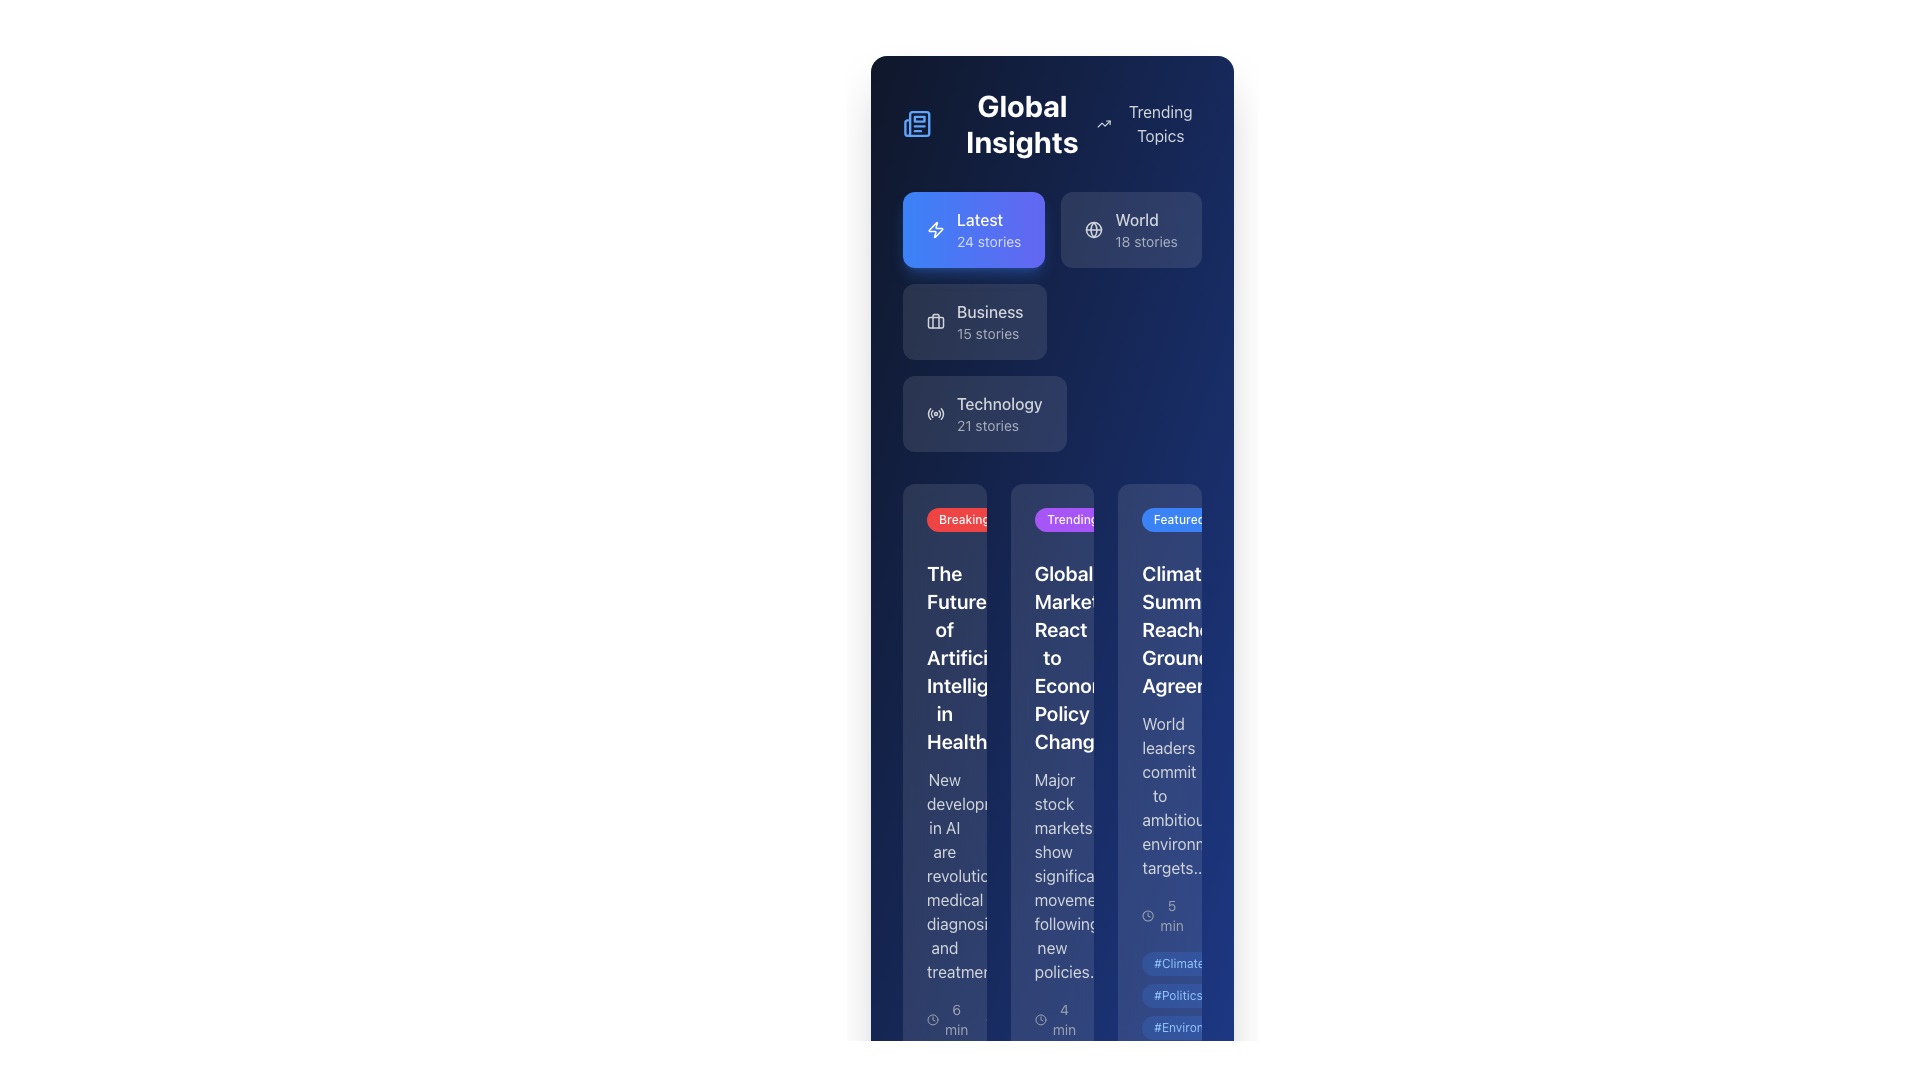 The width and height of the screenshot is (1920, 1080). Describe the element at coordinates (1148, 915) in the screenshot. I see `the time icon located on the left side of the '5 min' label at the bottom section of the news article card` at that location.